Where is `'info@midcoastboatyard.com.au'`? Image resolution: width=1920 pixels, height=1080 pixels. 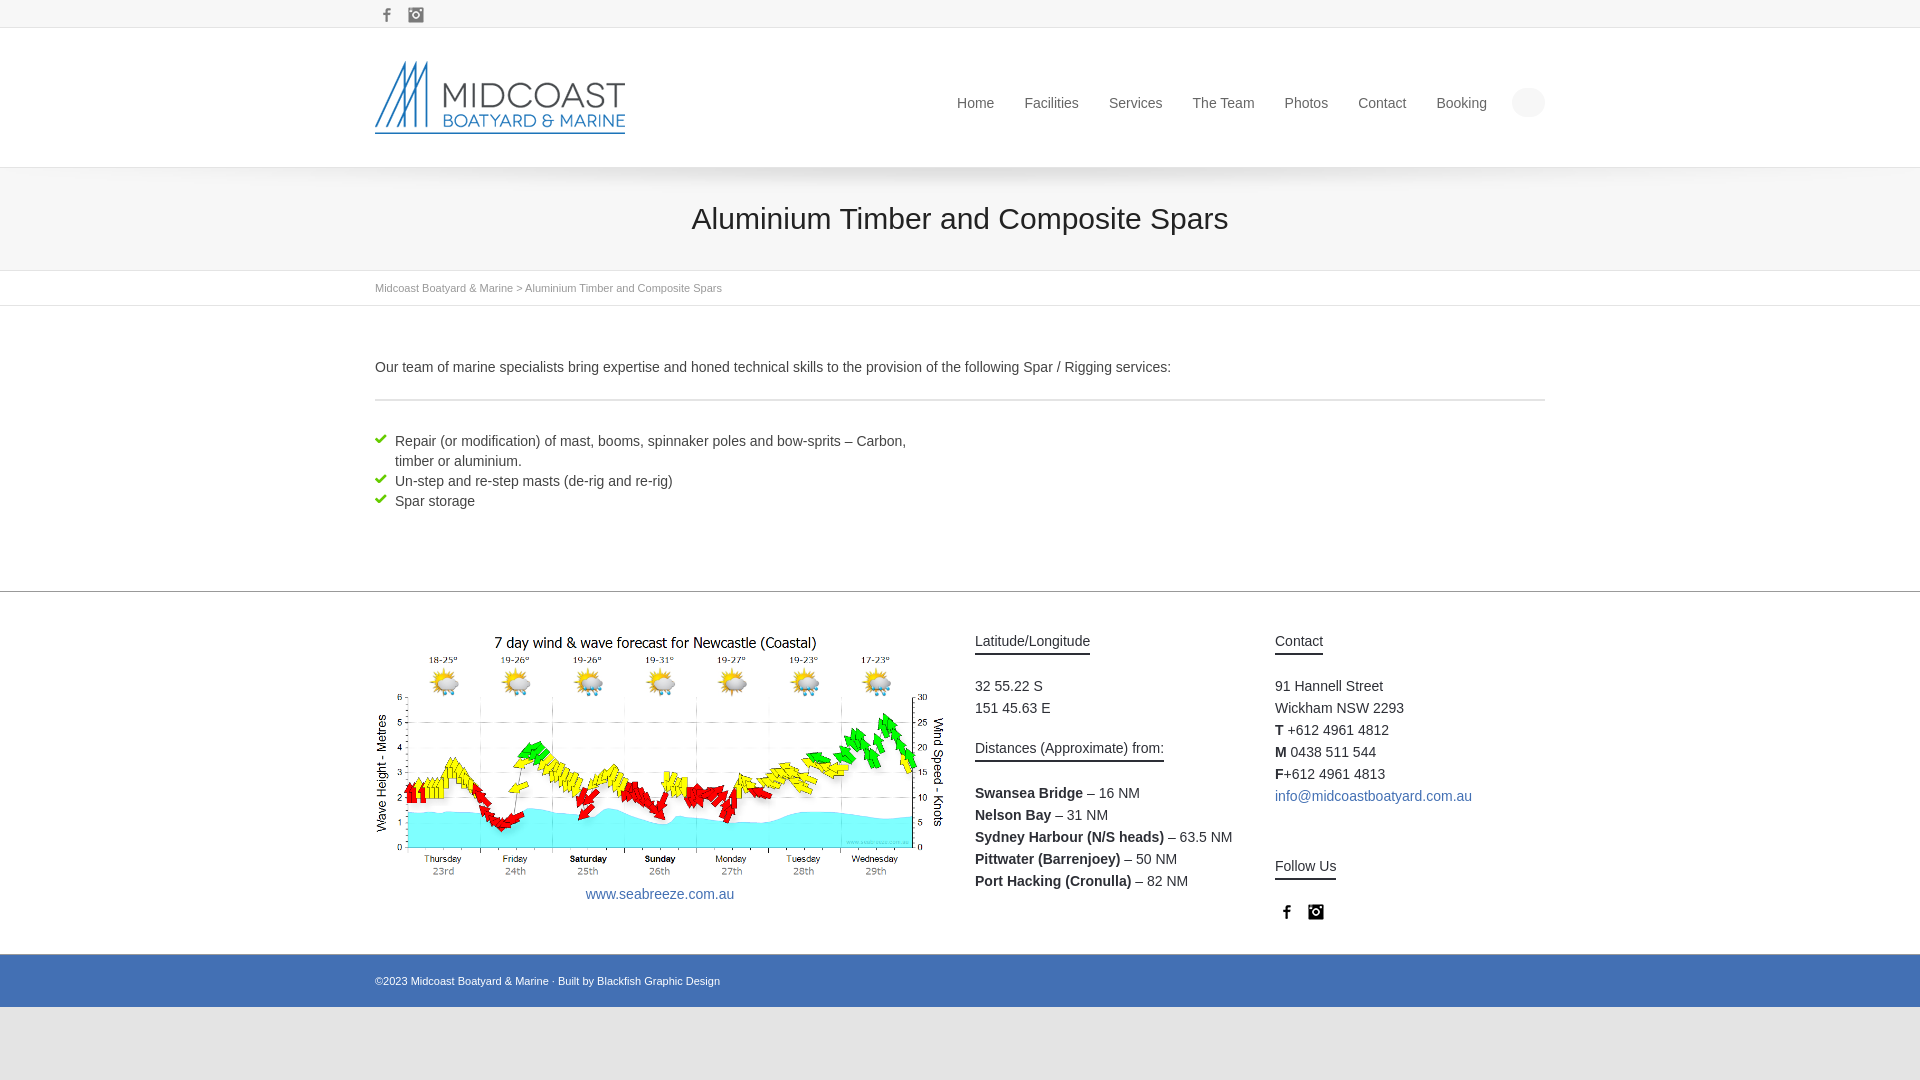 'info@midcoastboatyard.com.au' is located at coordinates (1372, 794).